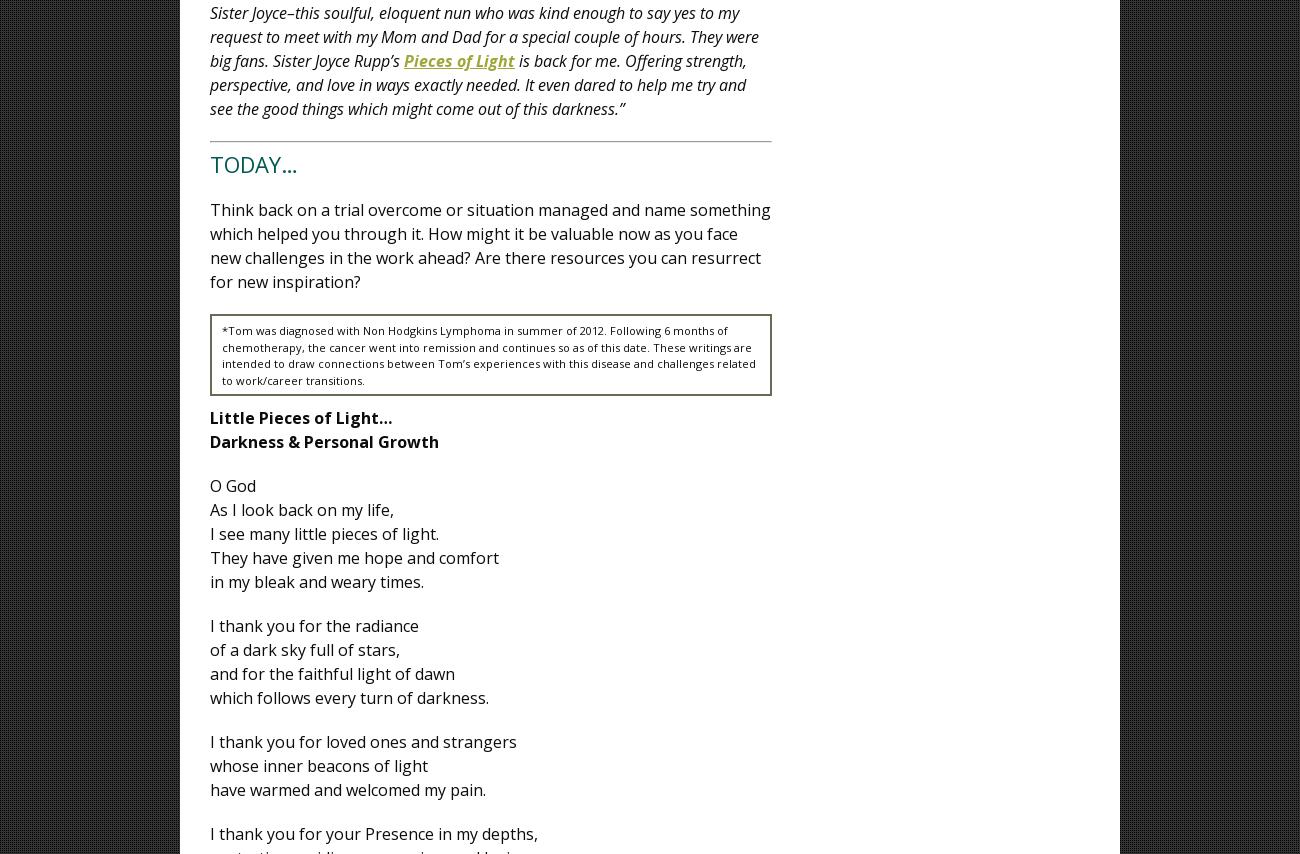 This screenshot has height=854, width=1300. What do you see at coordinates (490, 245) in the screenshot?
I see `'Think back on a trial overcome or situation managed and name something which helped you through it. How might it be valuable now as you face new challenges in the work ahead? Are there resources you can resurrect for new inspiration?'` at bounding box center [490, 245].